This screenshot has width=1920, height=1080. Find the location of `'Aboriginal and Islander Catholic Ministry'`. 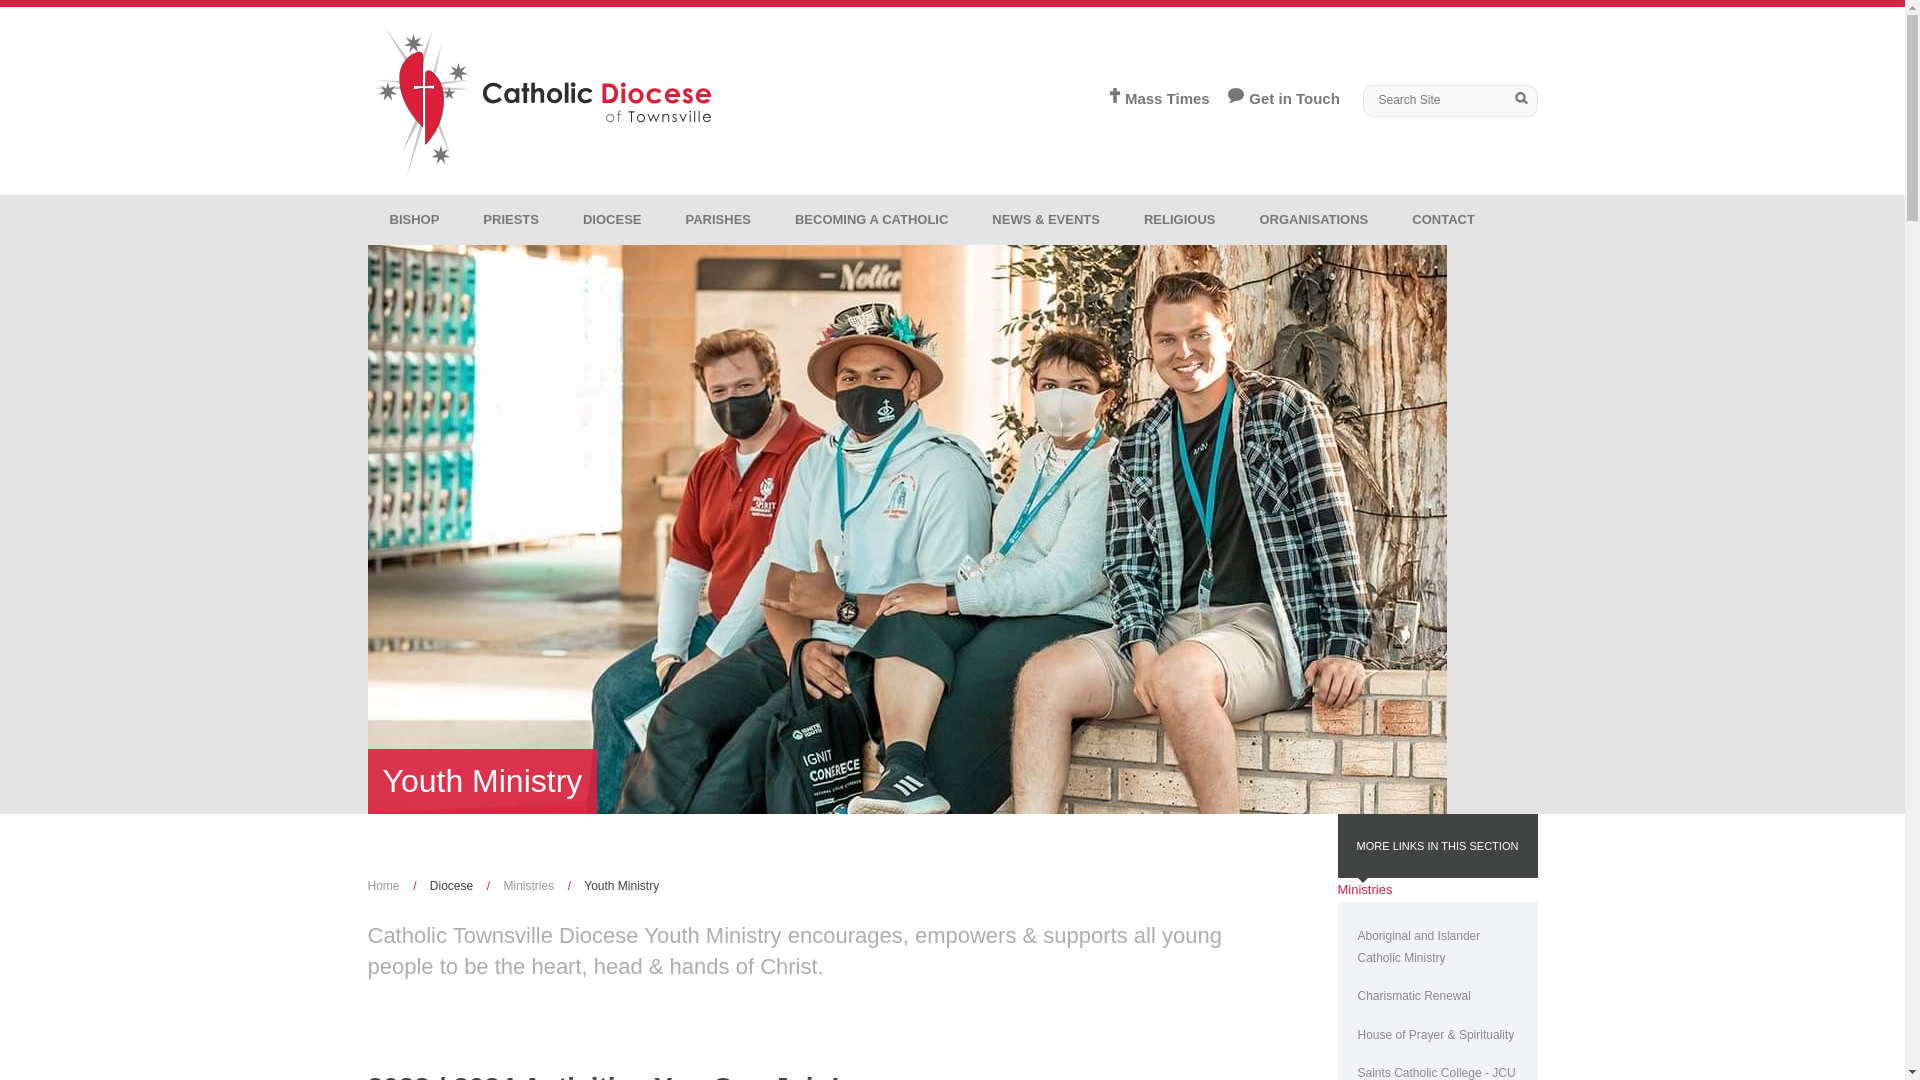

'Aboriginal and Islander Catholic Ministry' is located at coordinates (1437, 946).